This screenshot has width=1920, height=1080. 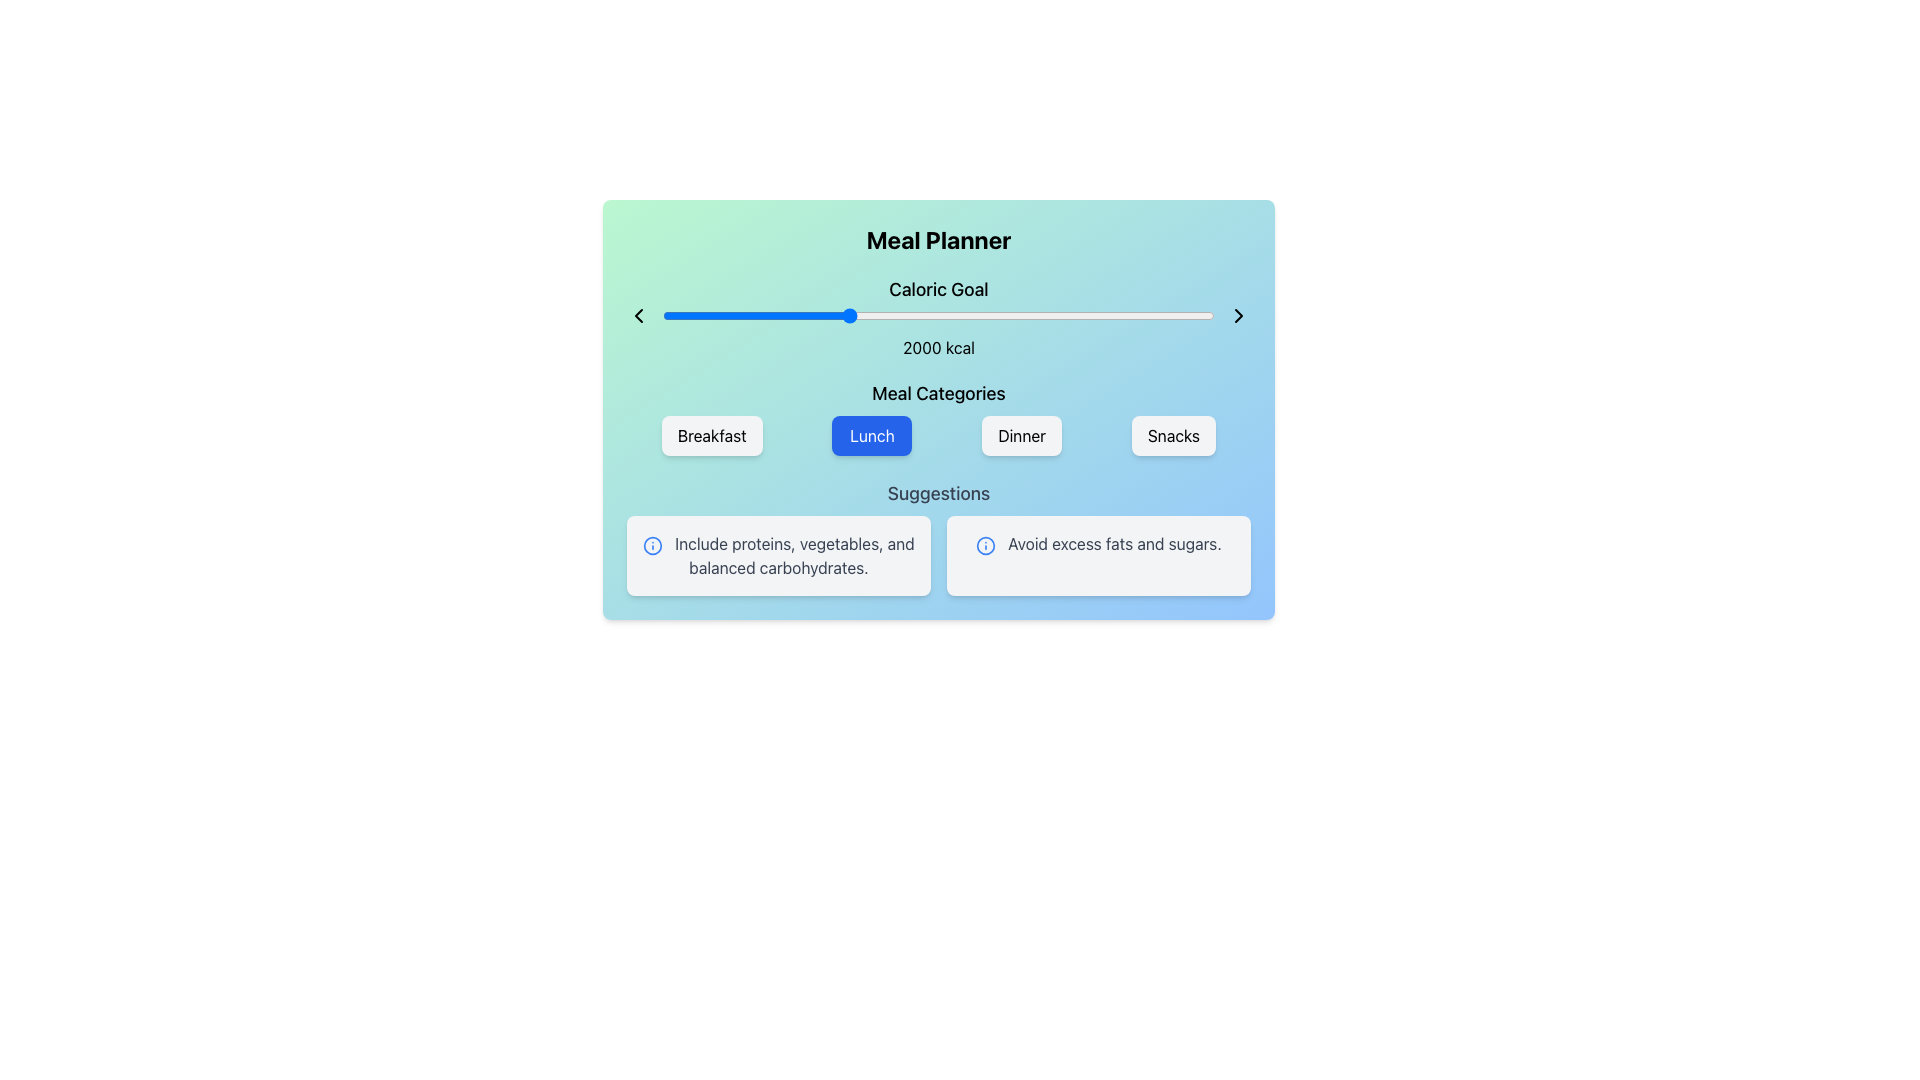 I want to click on the caloric goal, so click(x=806, y=315).